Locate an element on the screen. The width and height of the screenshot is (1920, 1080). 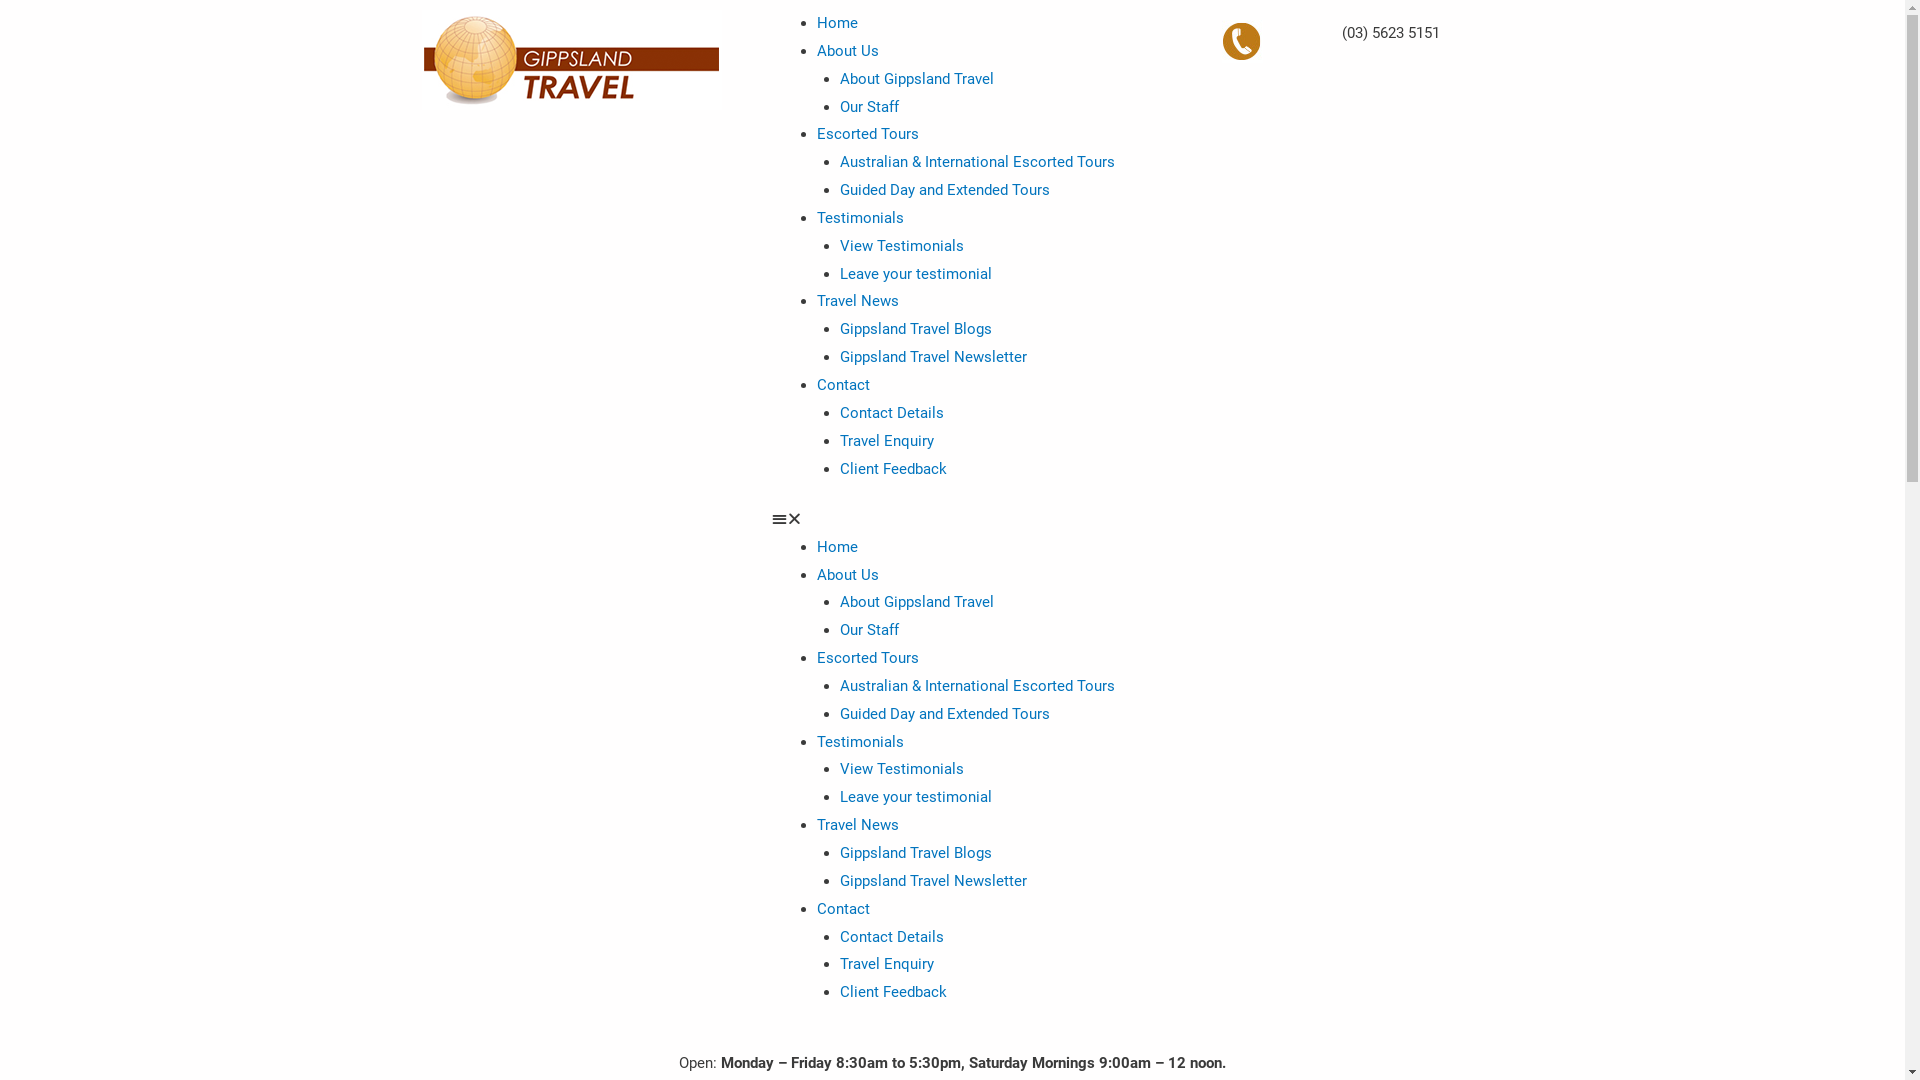
'Leave your testimonial' is located at coordinates (840, 273).